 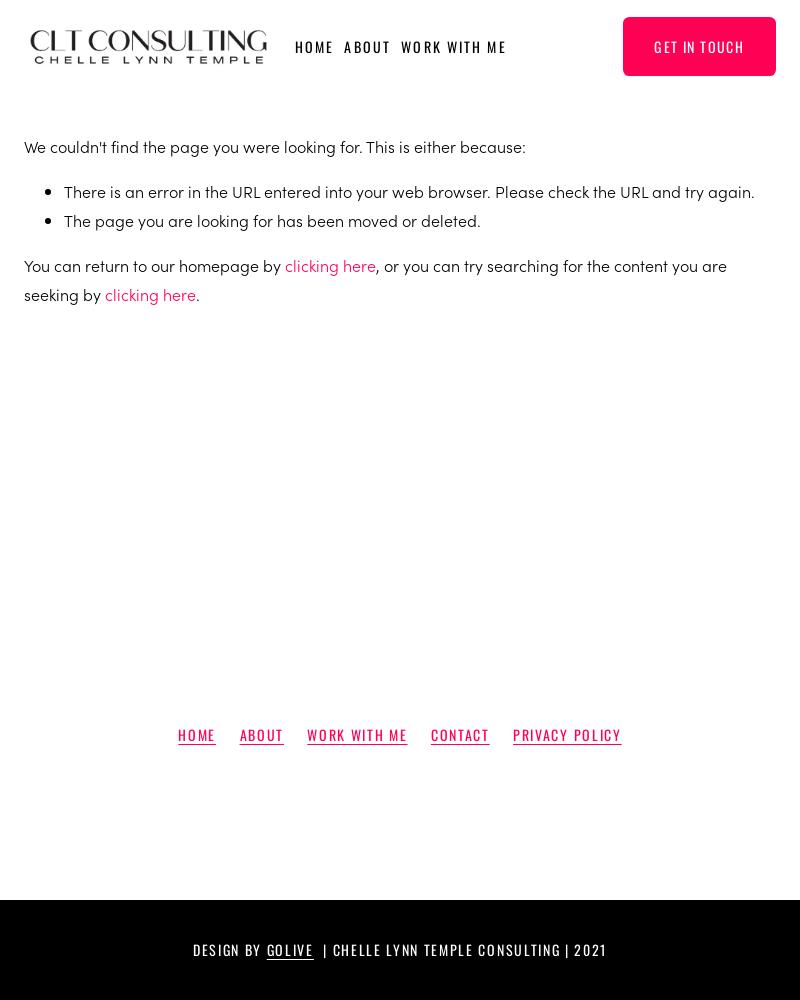 I want to click on 'We couldn't find the page you were looking for. This is either because:', so click(x=24, y=146).